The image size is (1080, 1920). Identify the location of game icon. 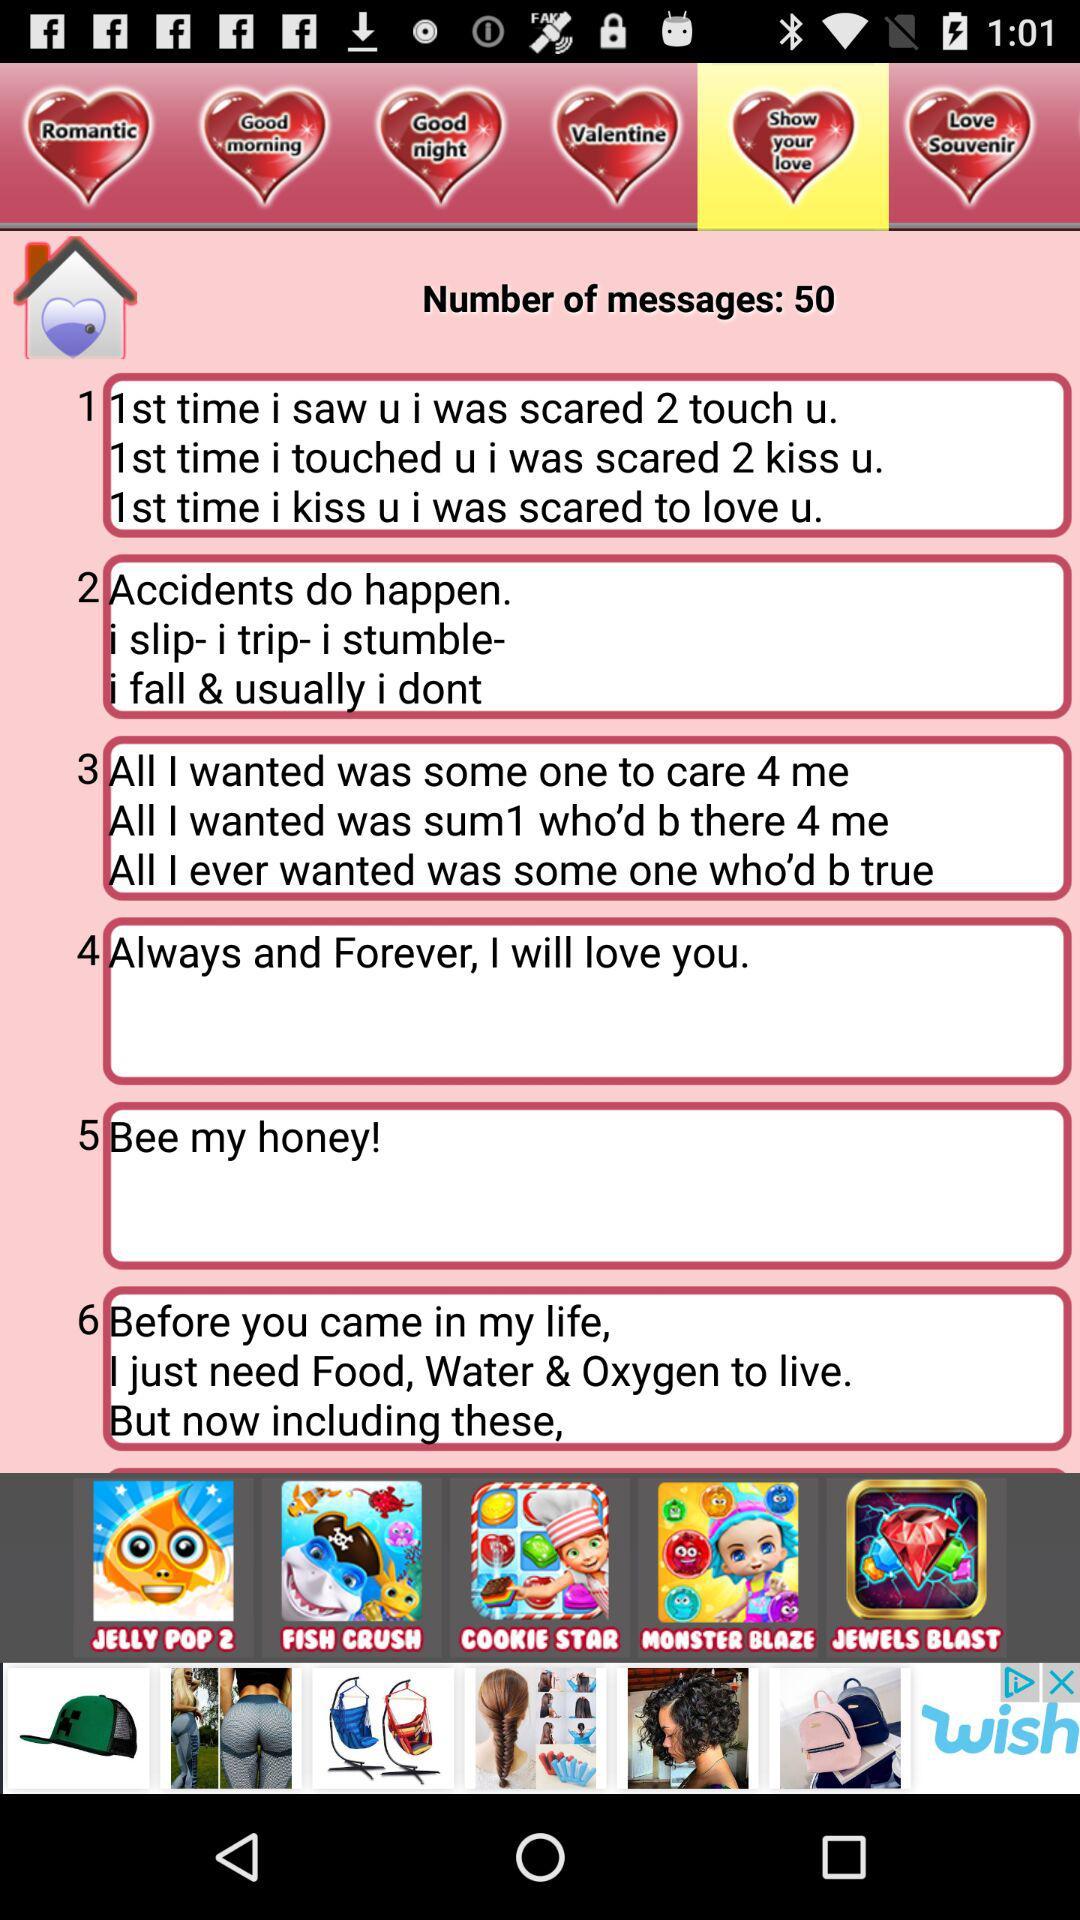
(350, 1566).